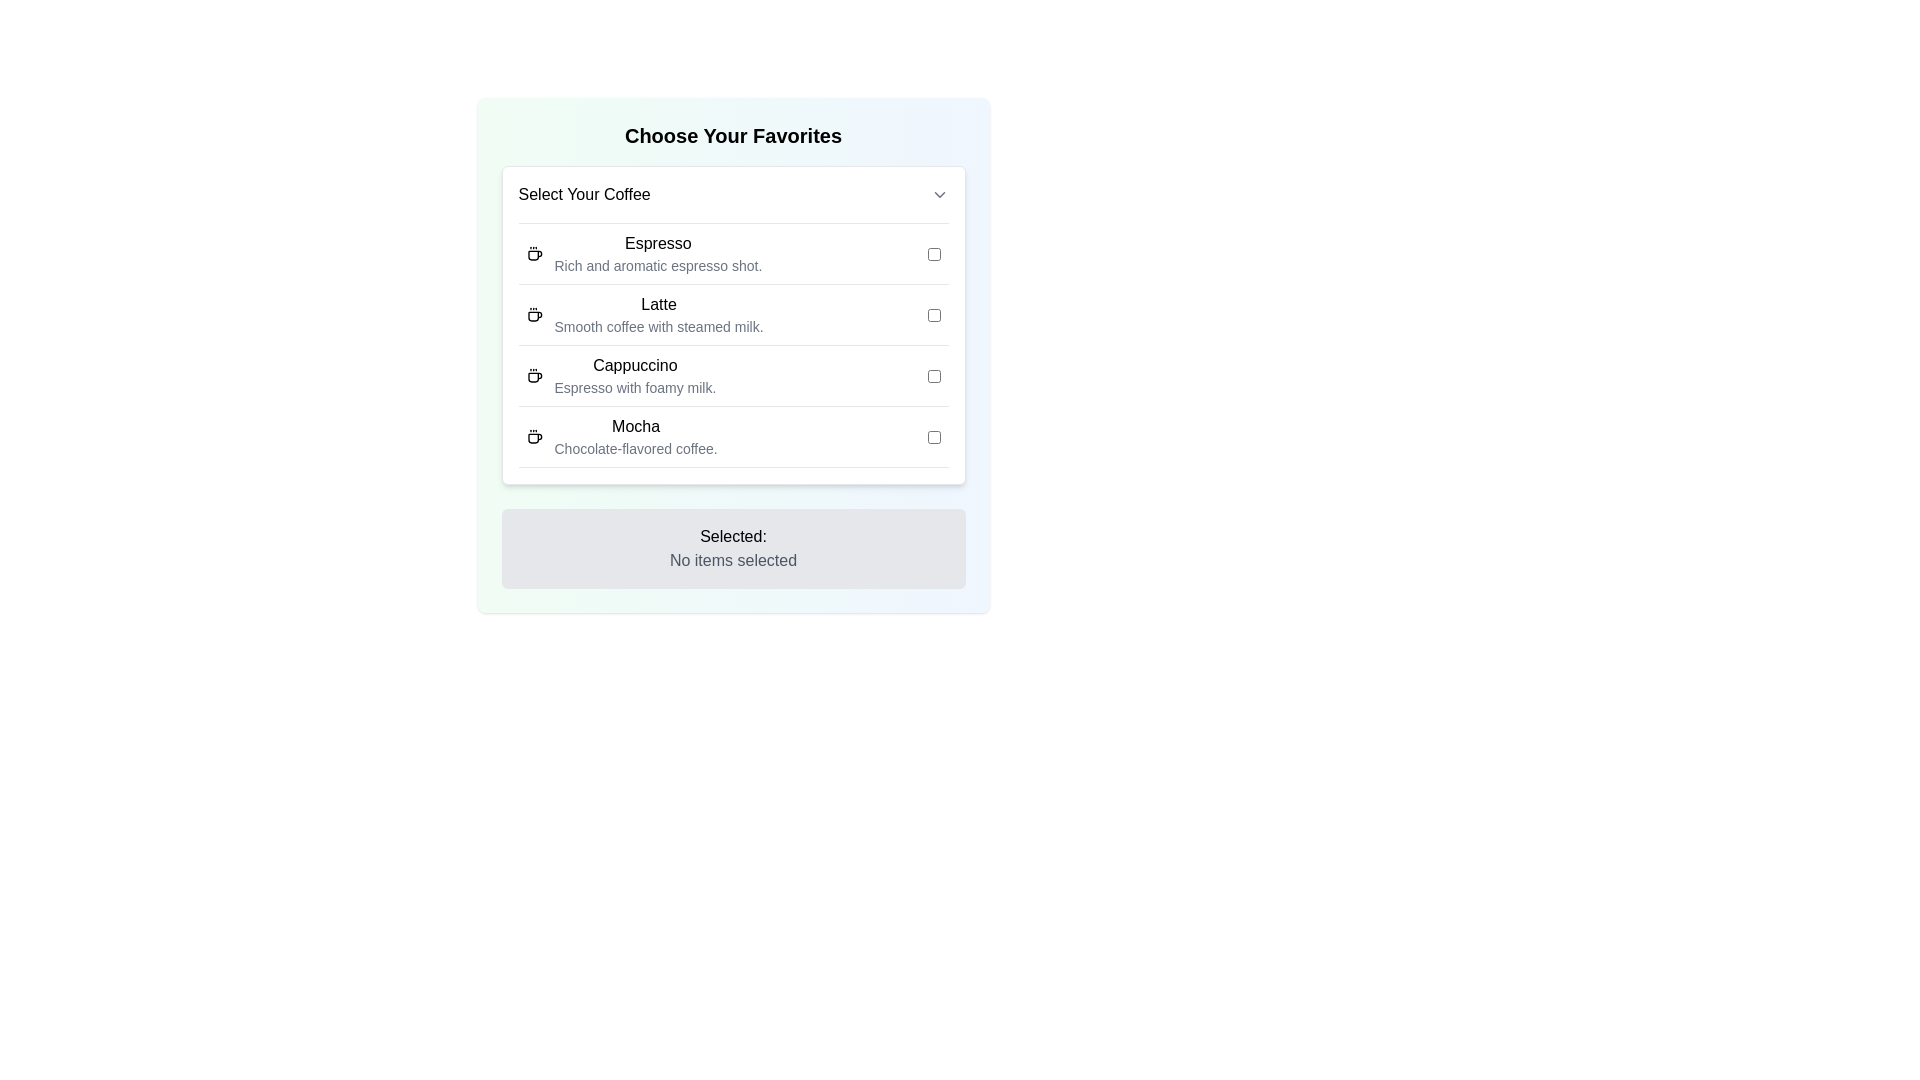 The image size is (1920, 1080). What do you see at coordinates (534, 375) in the screenshot?
I see `the visual indicator icon for the 'Cappuccino' coffee option, which is the third item in a vertical list of coffee options` at bounding box center [534, 375].